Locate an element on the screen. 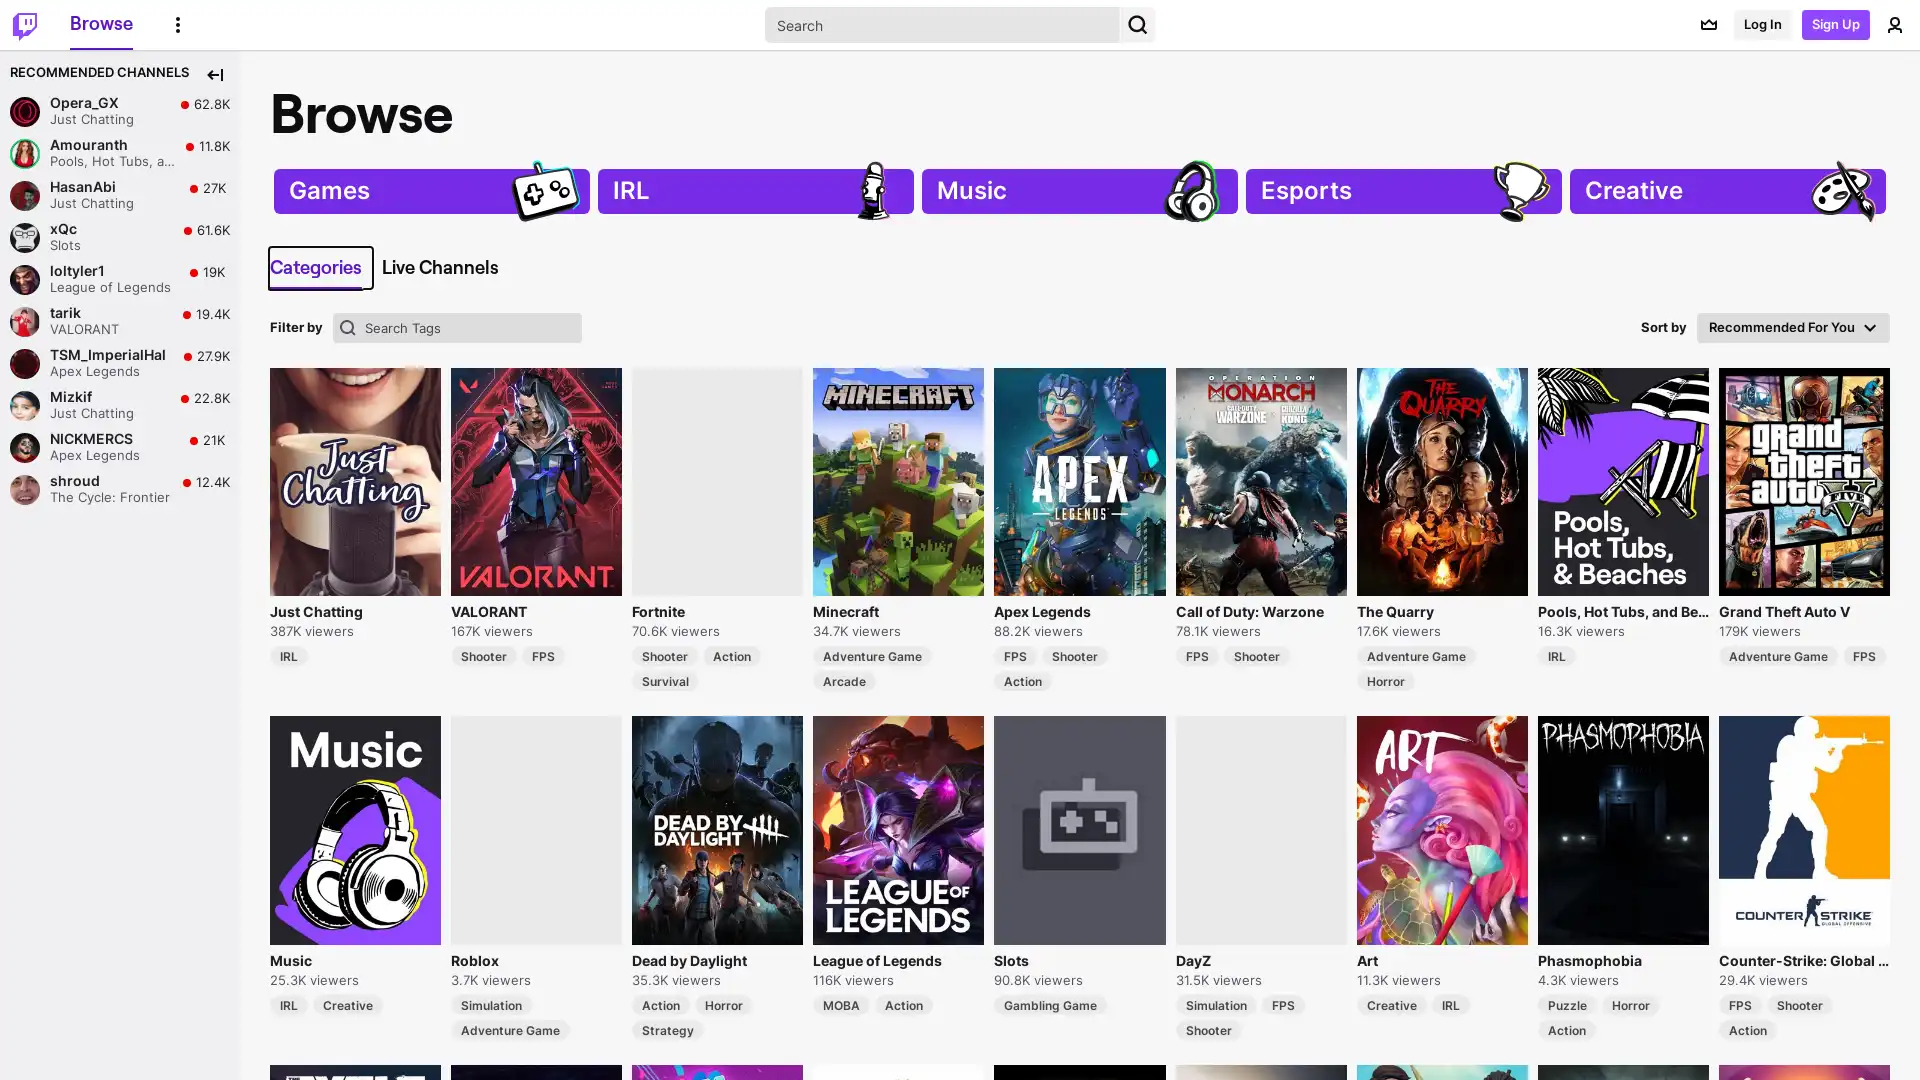 The image size is (1920, 1080). Shooter is located at coordinates (665, 655).